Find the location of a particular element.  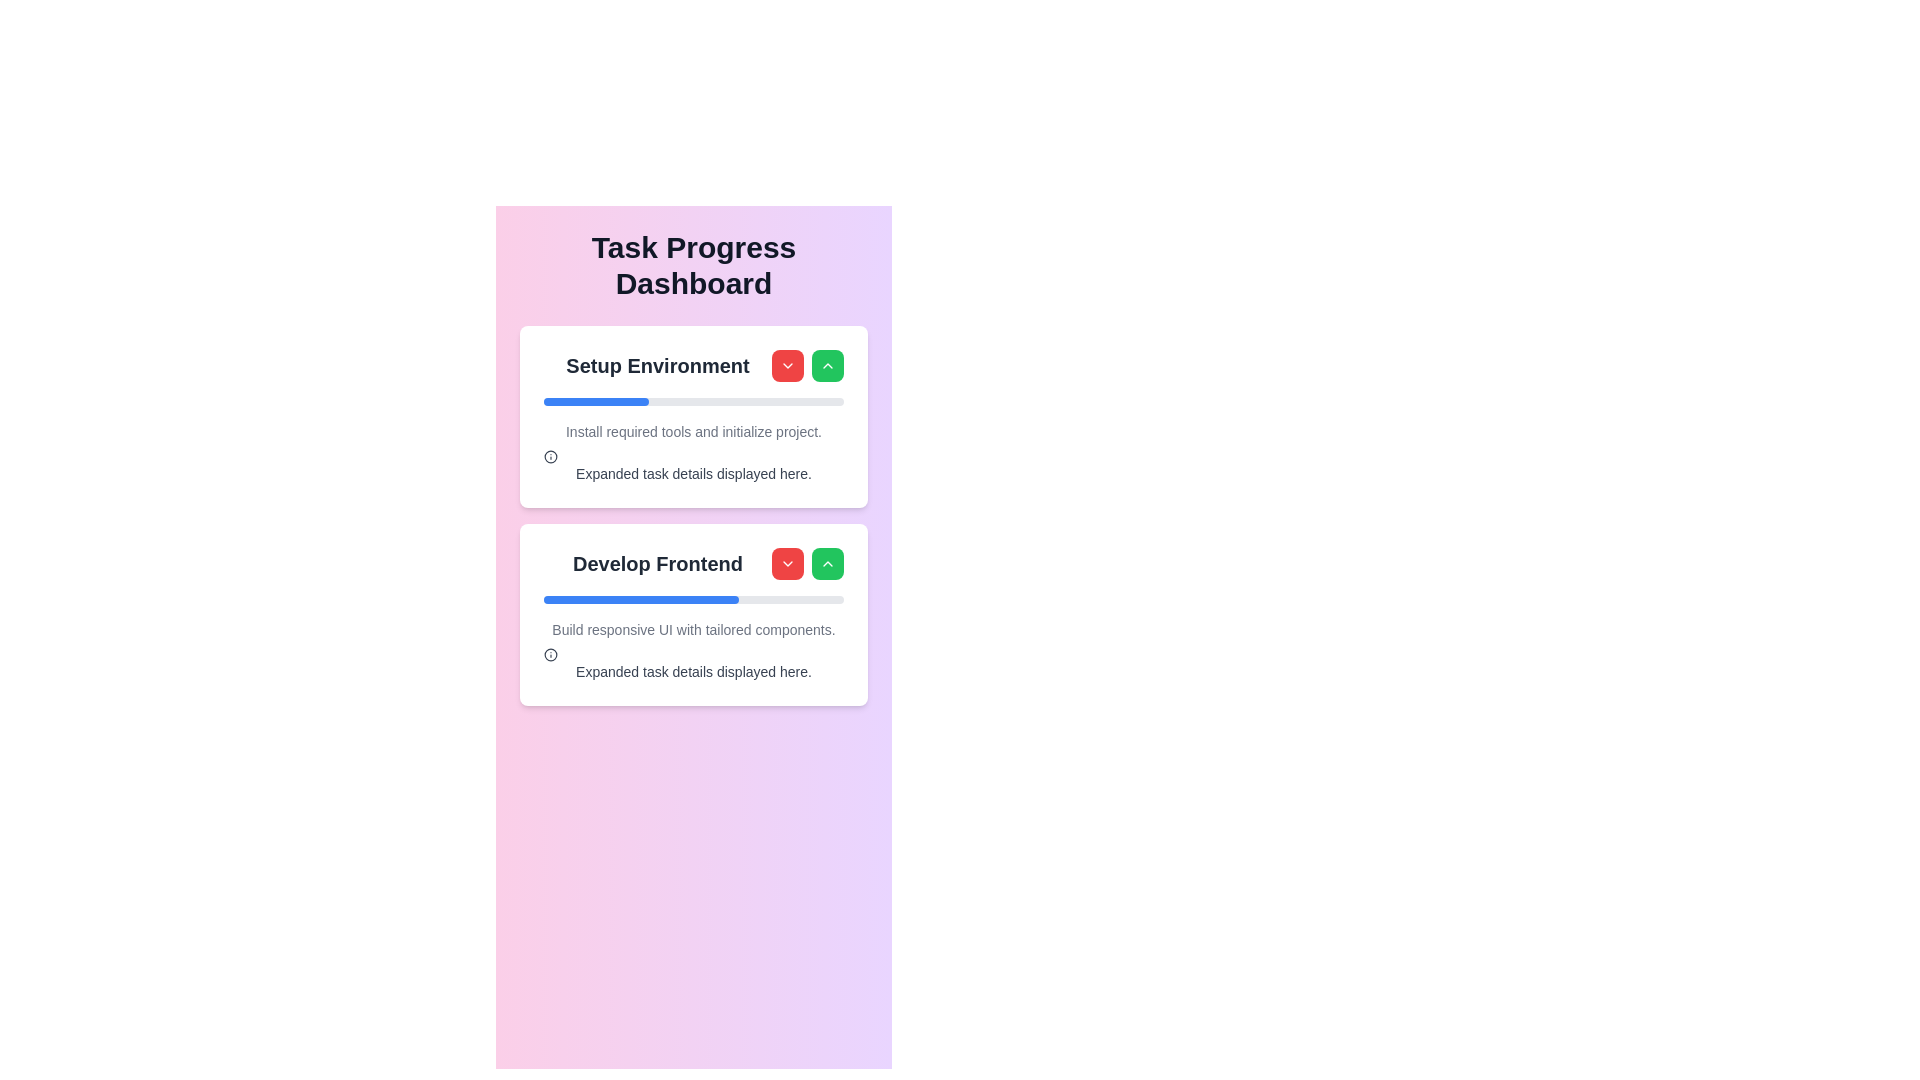

the Progress Bar located below the 'Develop Frontend' title and action buttons, which visually indicates task completion percentage is located at coordinates (694, 599).